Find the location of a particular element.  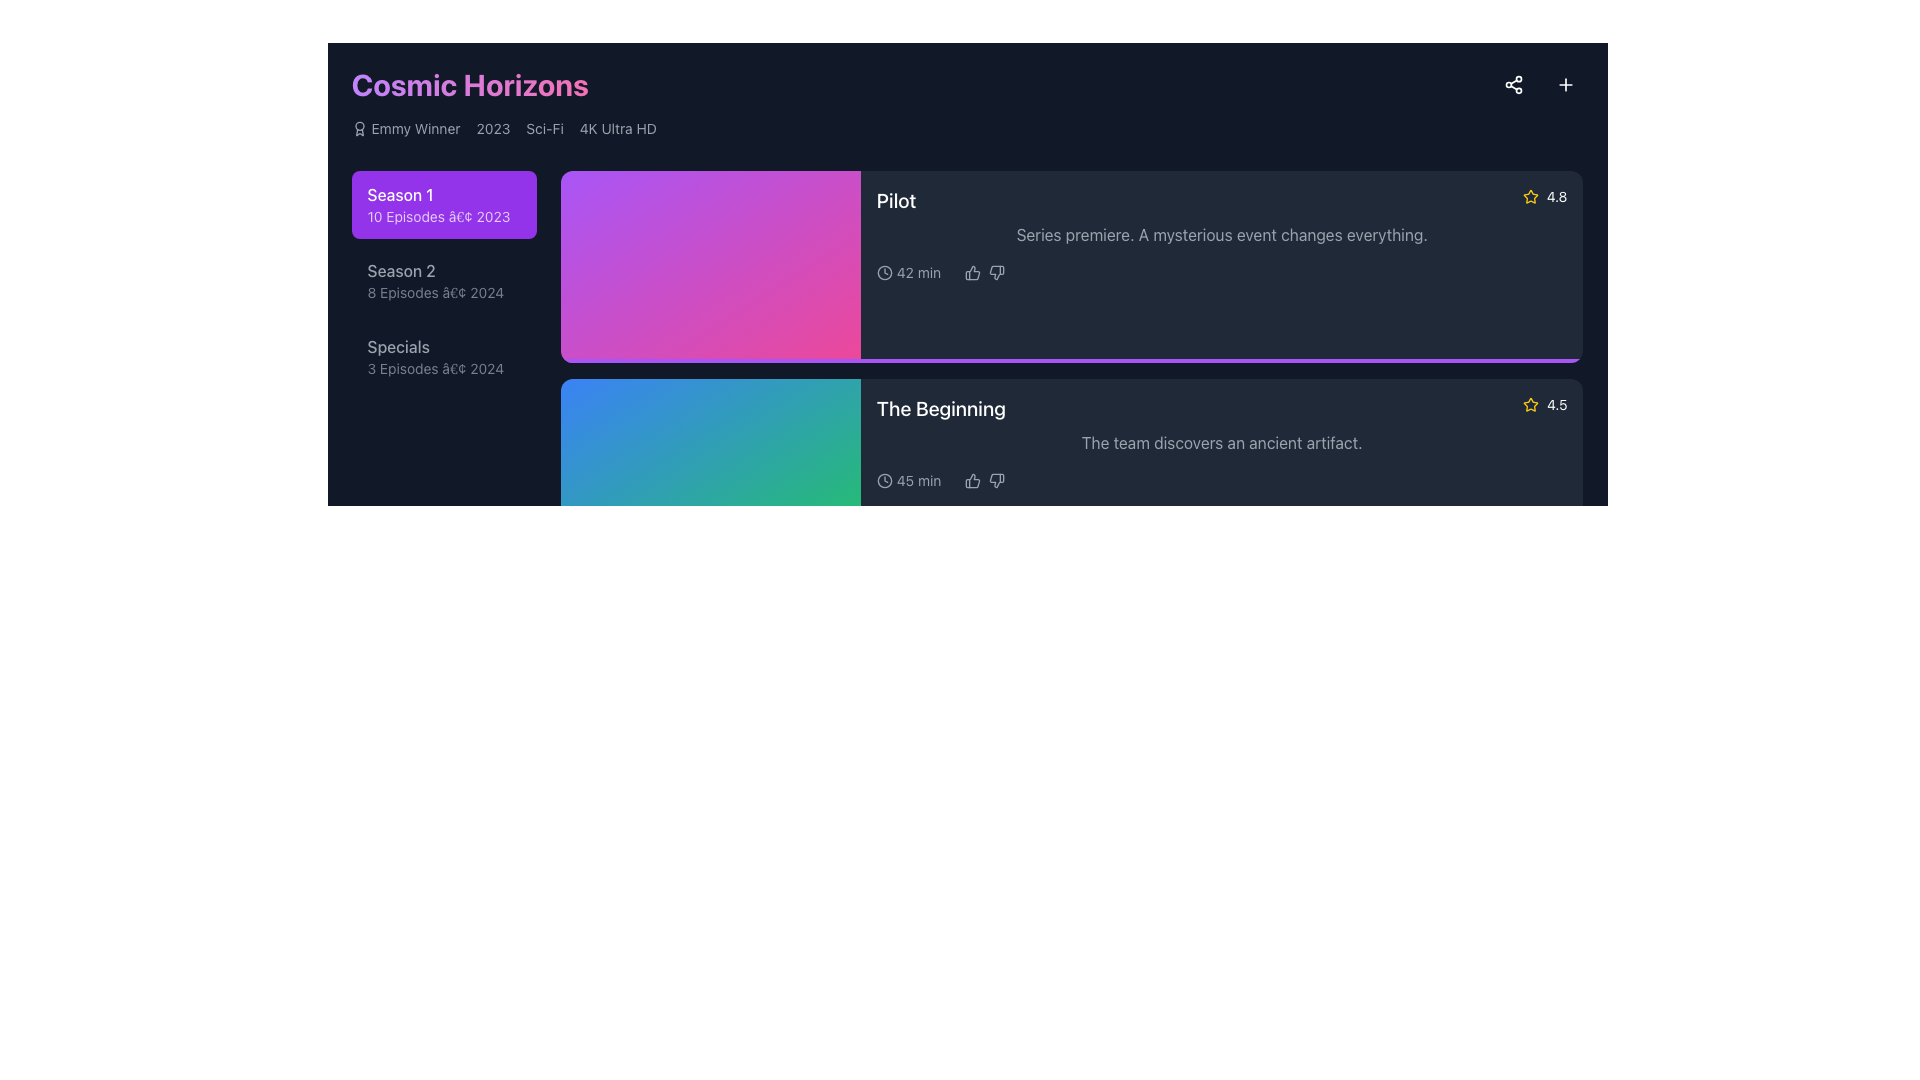

the circular clock icon located to the left of the '42 min' text in the 'Pilot' listing, which is styled with a minimal stroke design and includes a clock hand is located at coordinates (883, 273).